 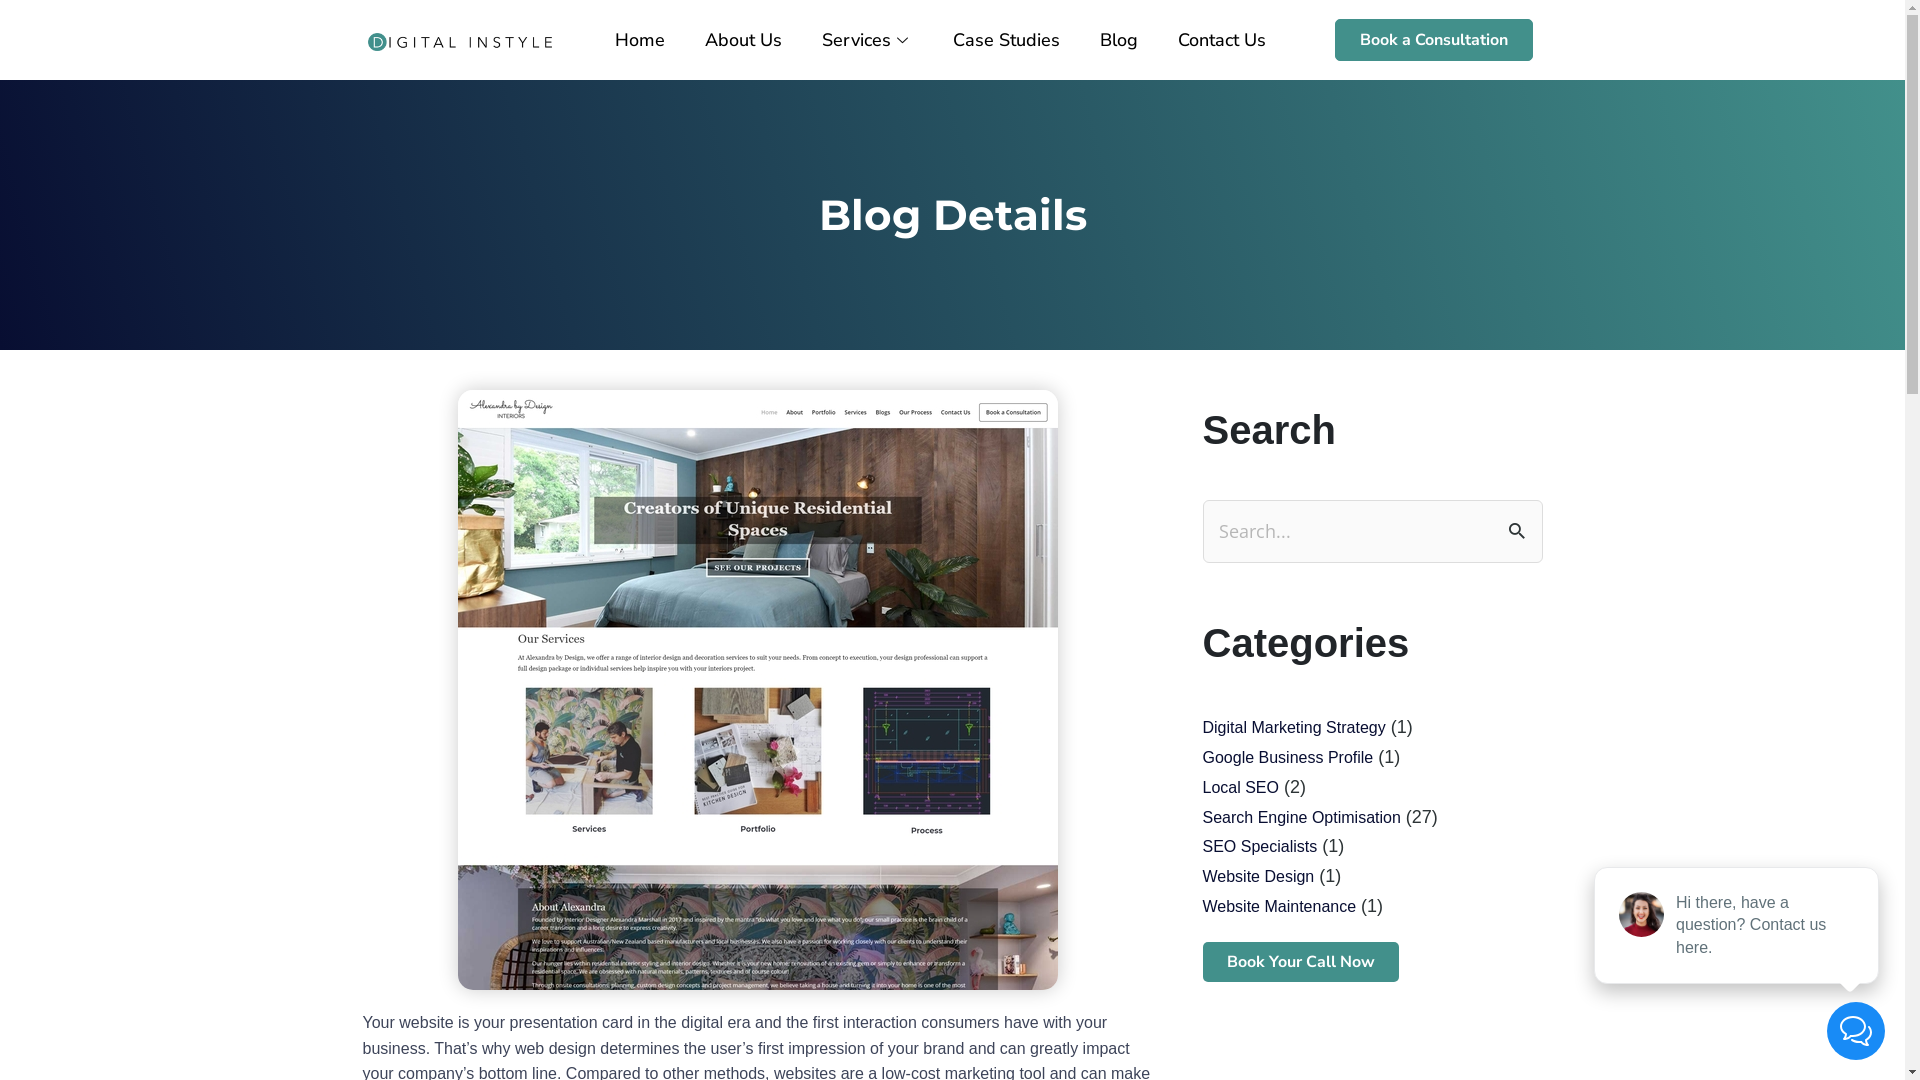 I want to click on 'Case Studies', so click(x=1006, y=39).